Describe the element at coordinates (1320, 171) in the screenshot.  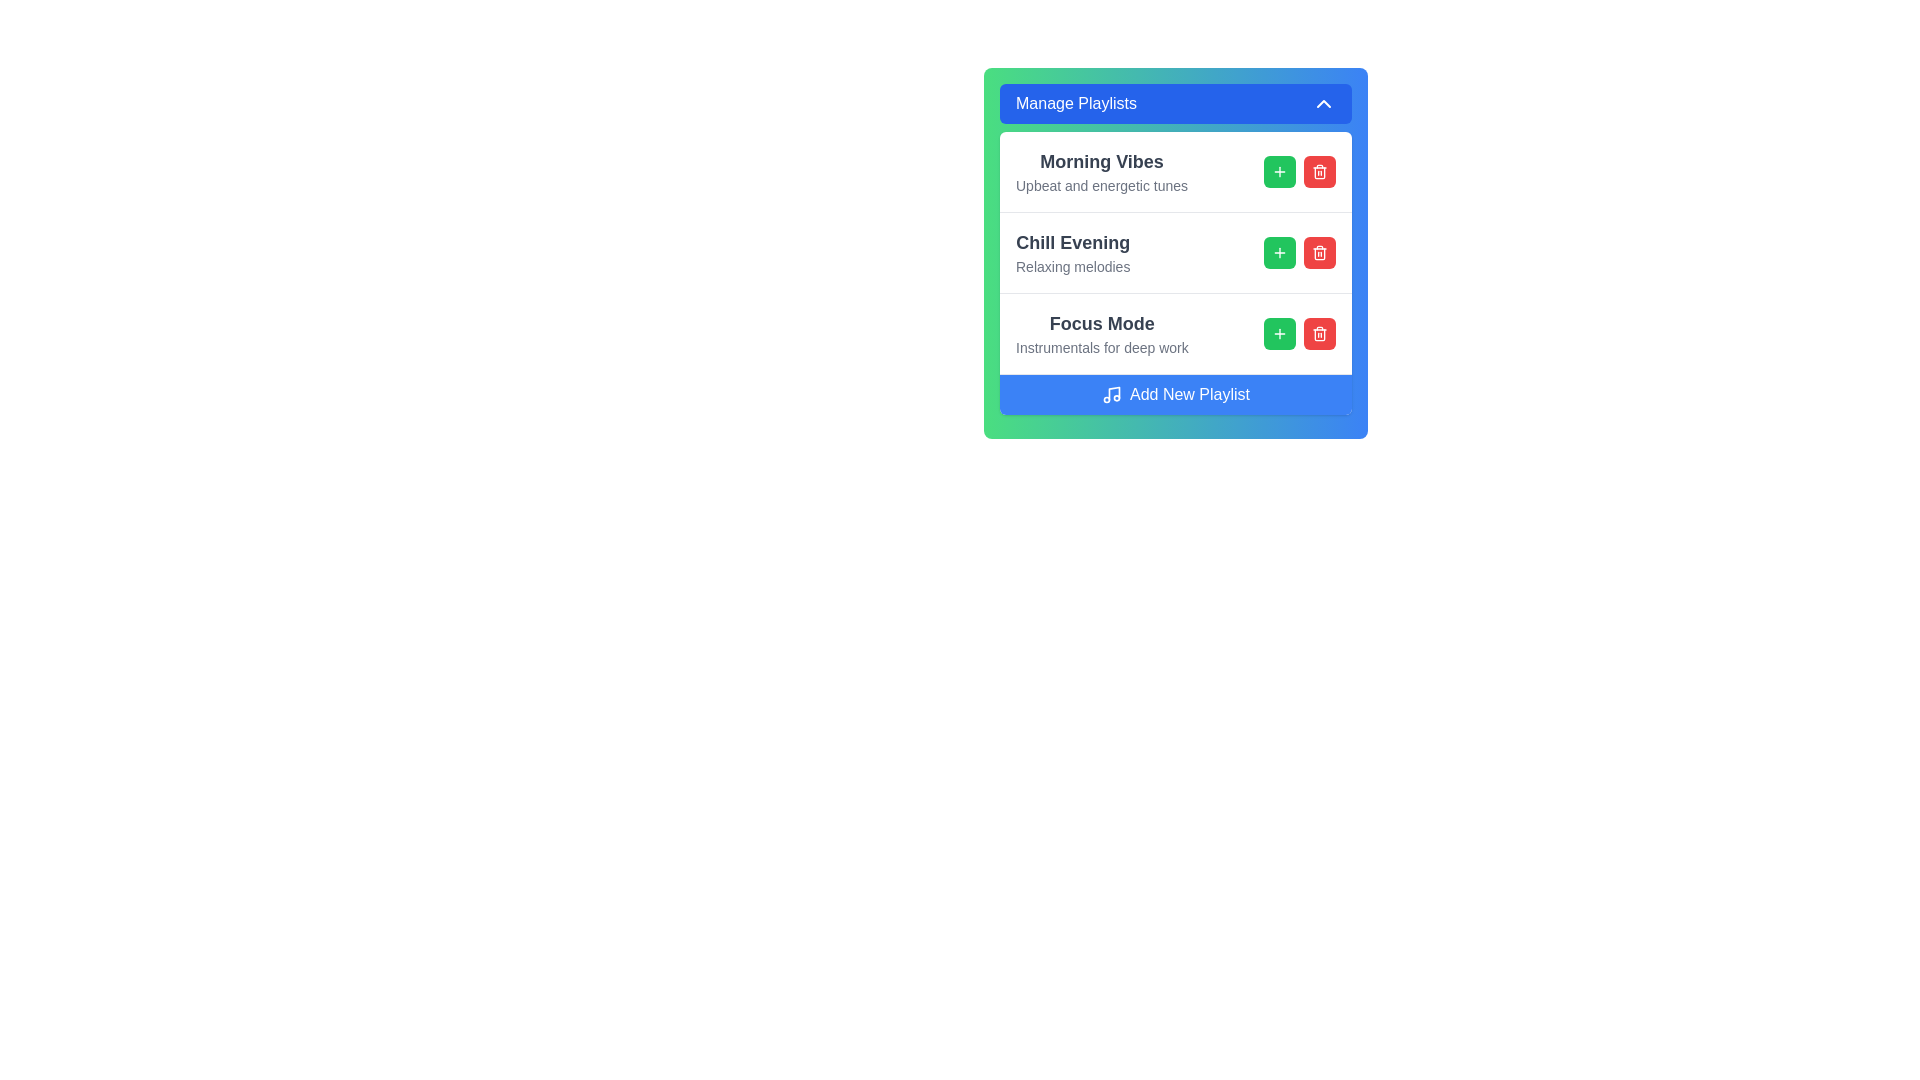
I see `the delete icon button located to the right of the 'Morning Vibes' playlist` at that location.